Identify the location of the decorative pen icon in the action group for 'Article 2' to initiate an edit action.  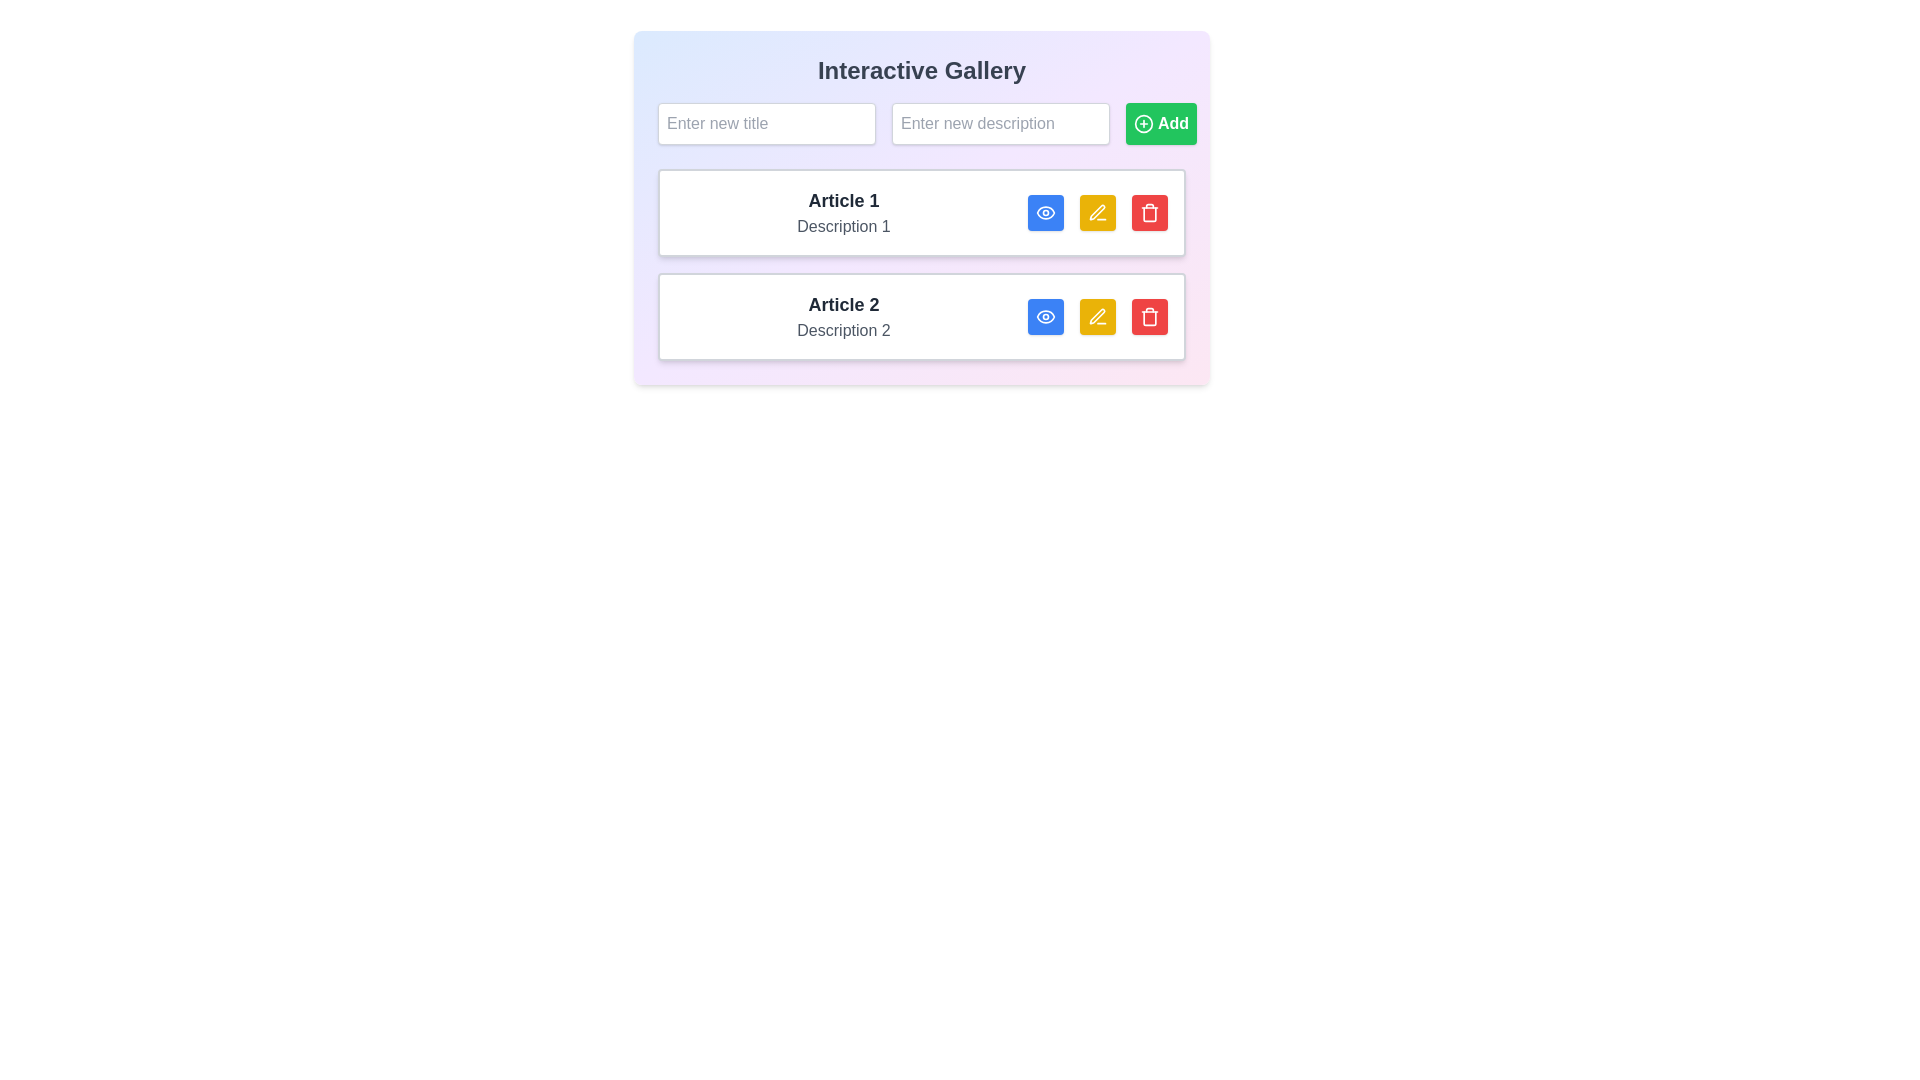
(1096, 315).